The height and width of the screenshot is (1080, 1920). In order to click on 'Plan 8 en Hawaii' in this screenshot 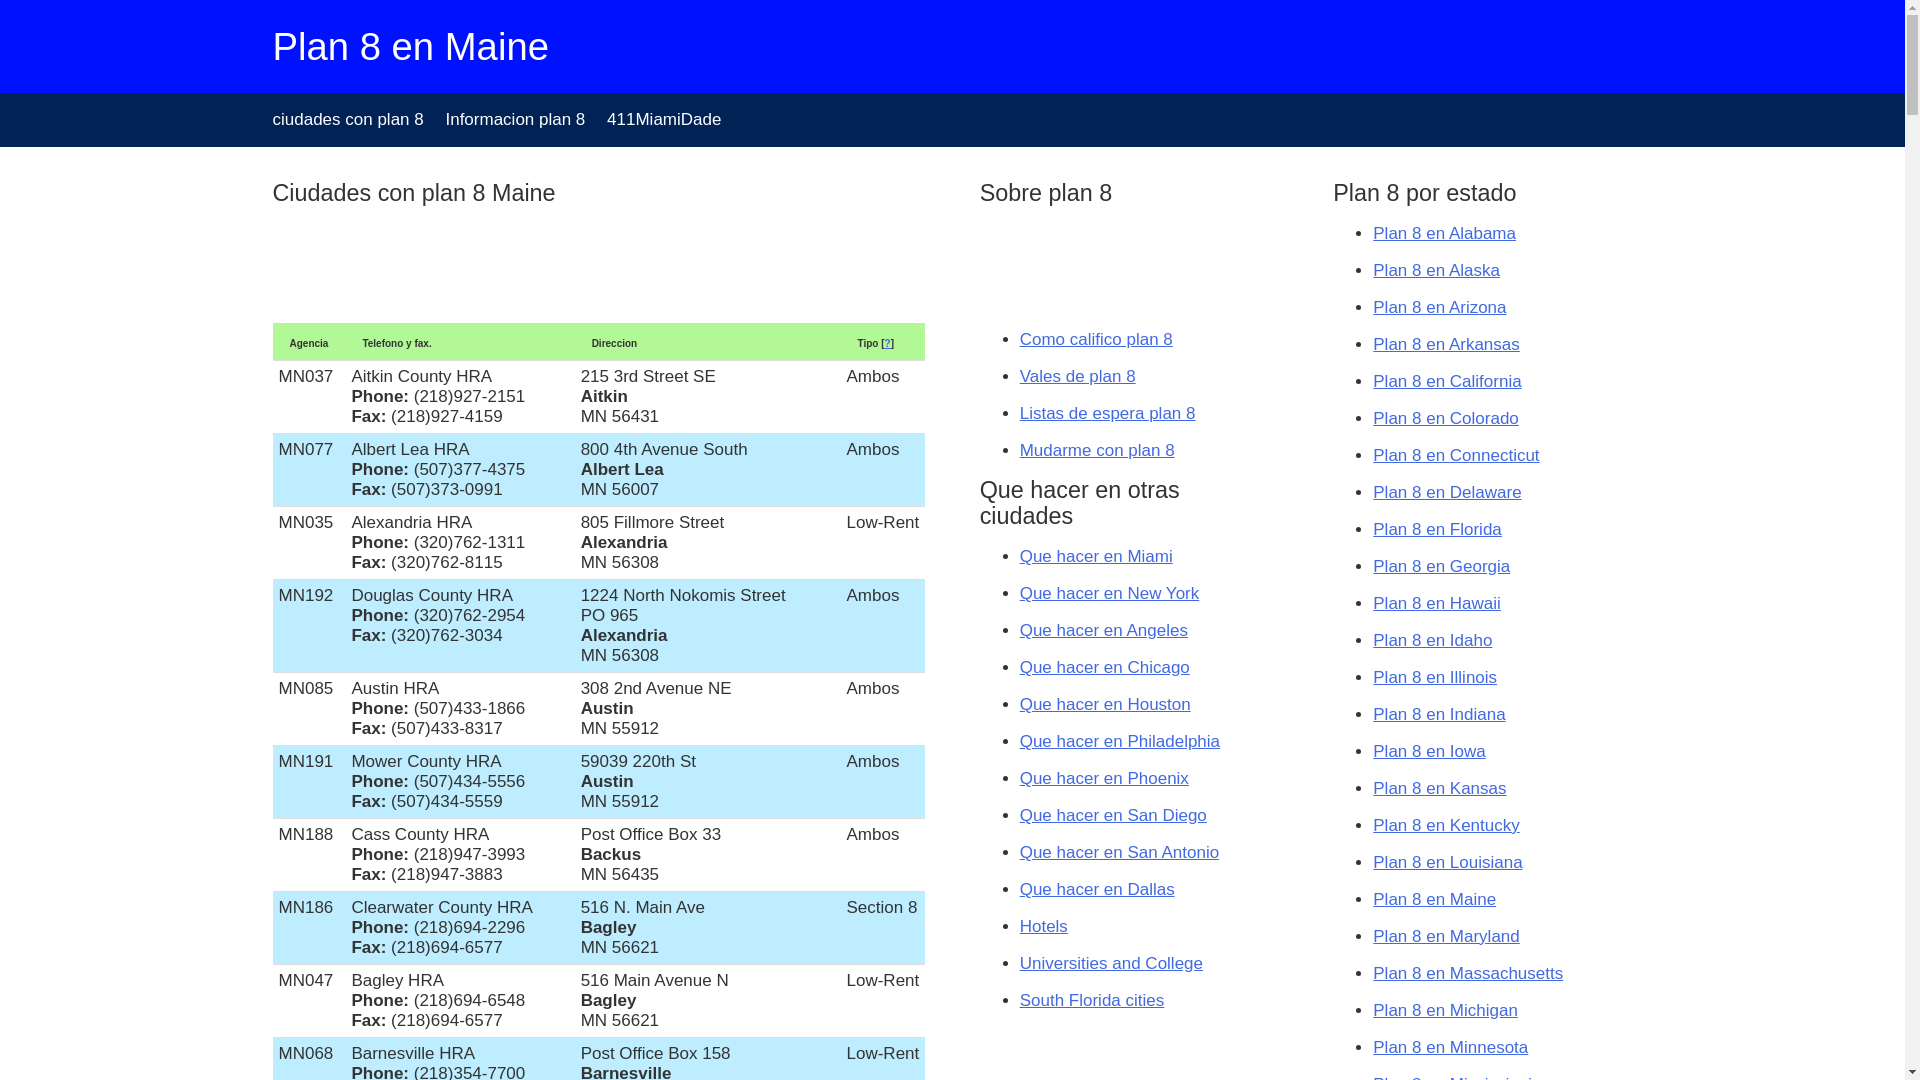, I will do `click(1435, 602)`.